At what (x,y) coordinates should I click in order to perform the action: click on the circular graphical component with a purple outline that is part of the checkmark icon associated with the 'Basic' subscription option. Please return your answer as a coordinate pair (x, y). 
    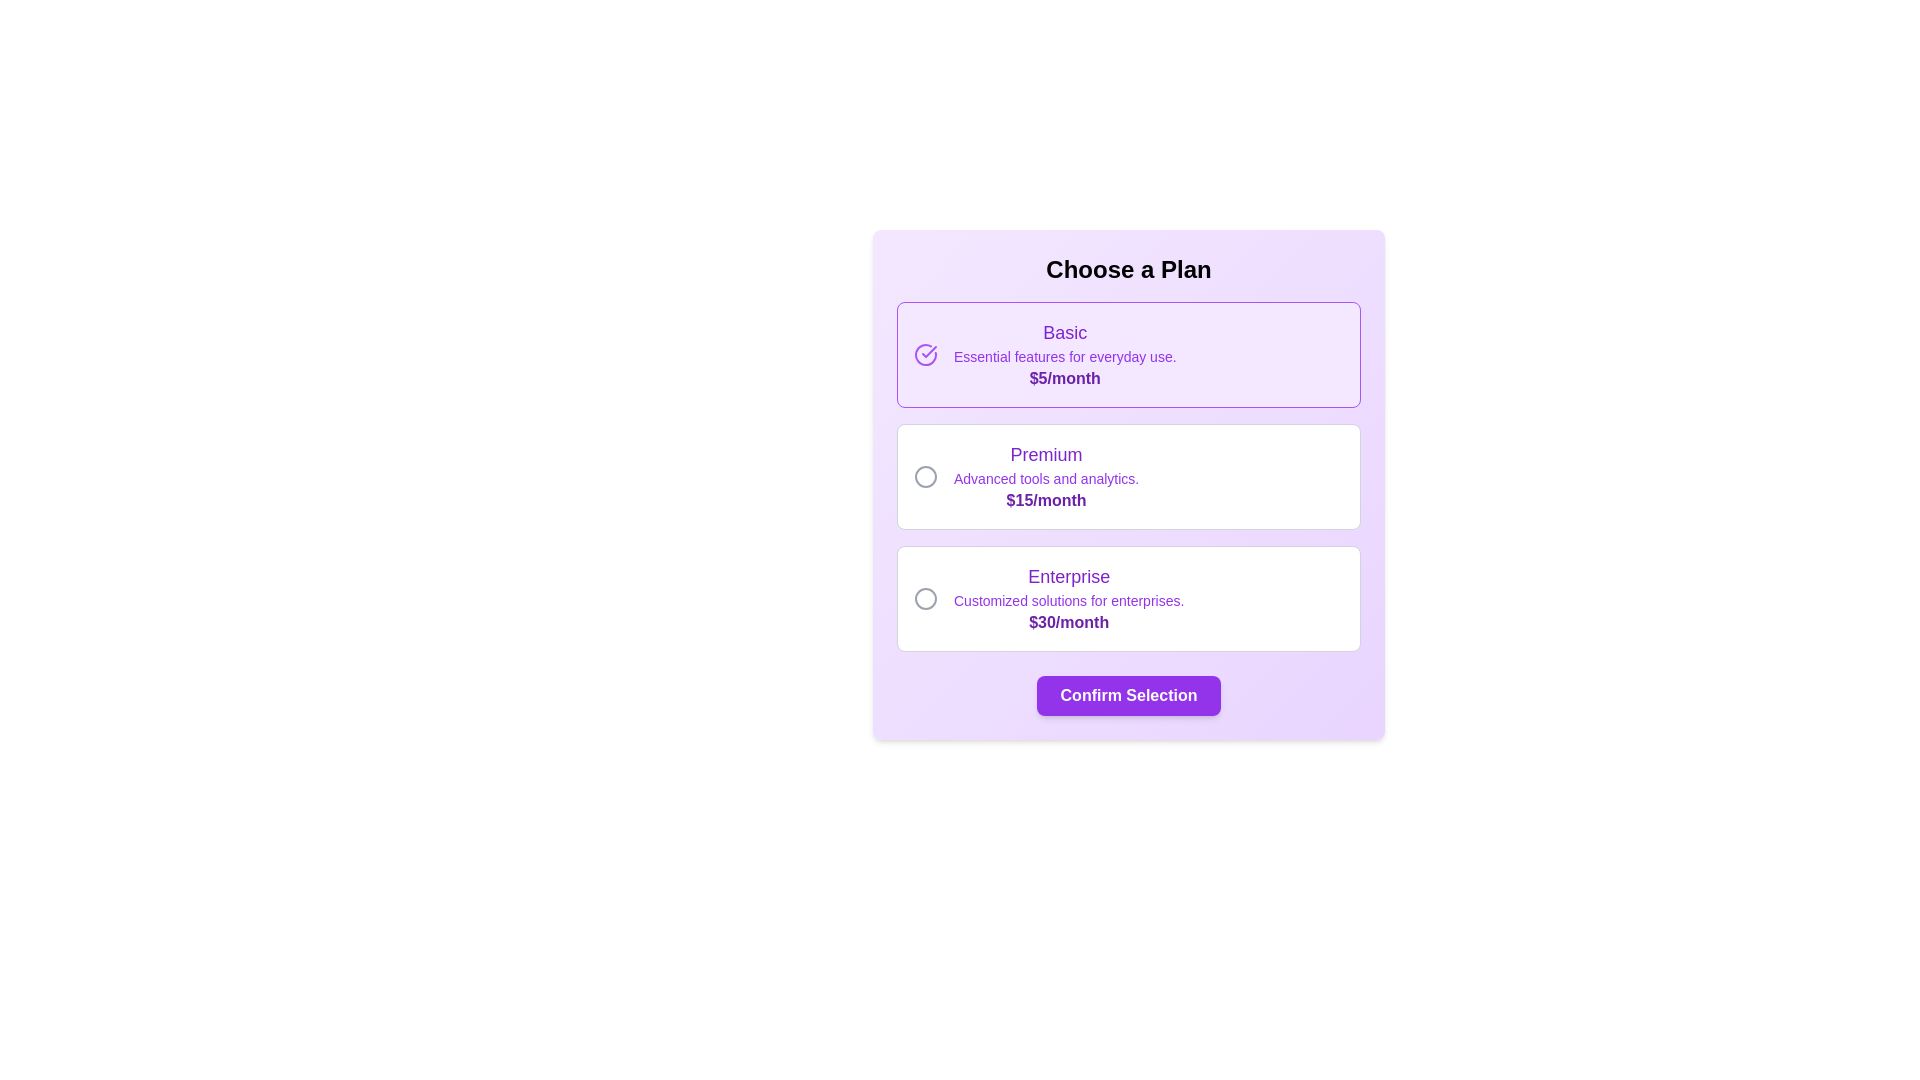
    Looking at the image, I should click on (925, 353).